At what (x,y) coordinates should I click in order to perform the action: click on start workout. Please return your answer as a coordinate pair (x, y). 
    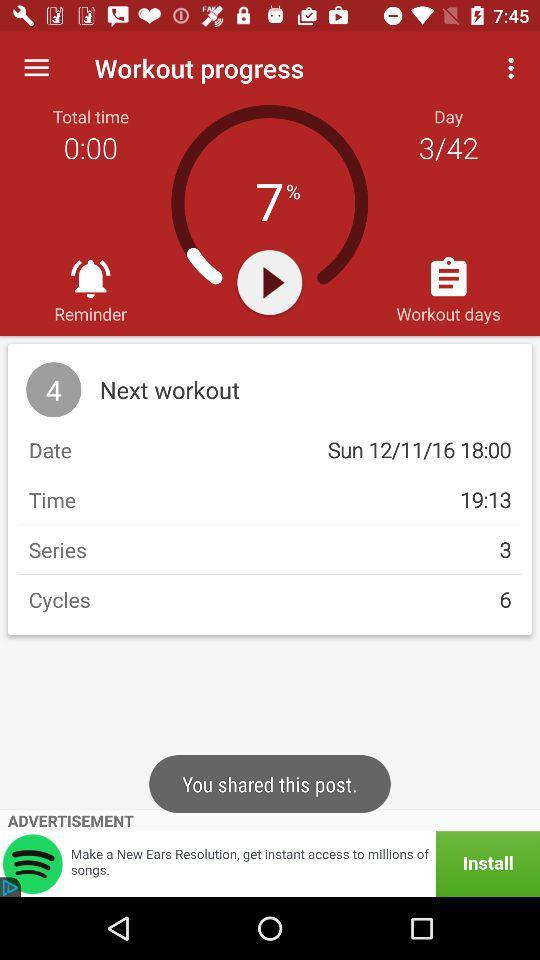
    Looking at the image, I should click on (269, 281).